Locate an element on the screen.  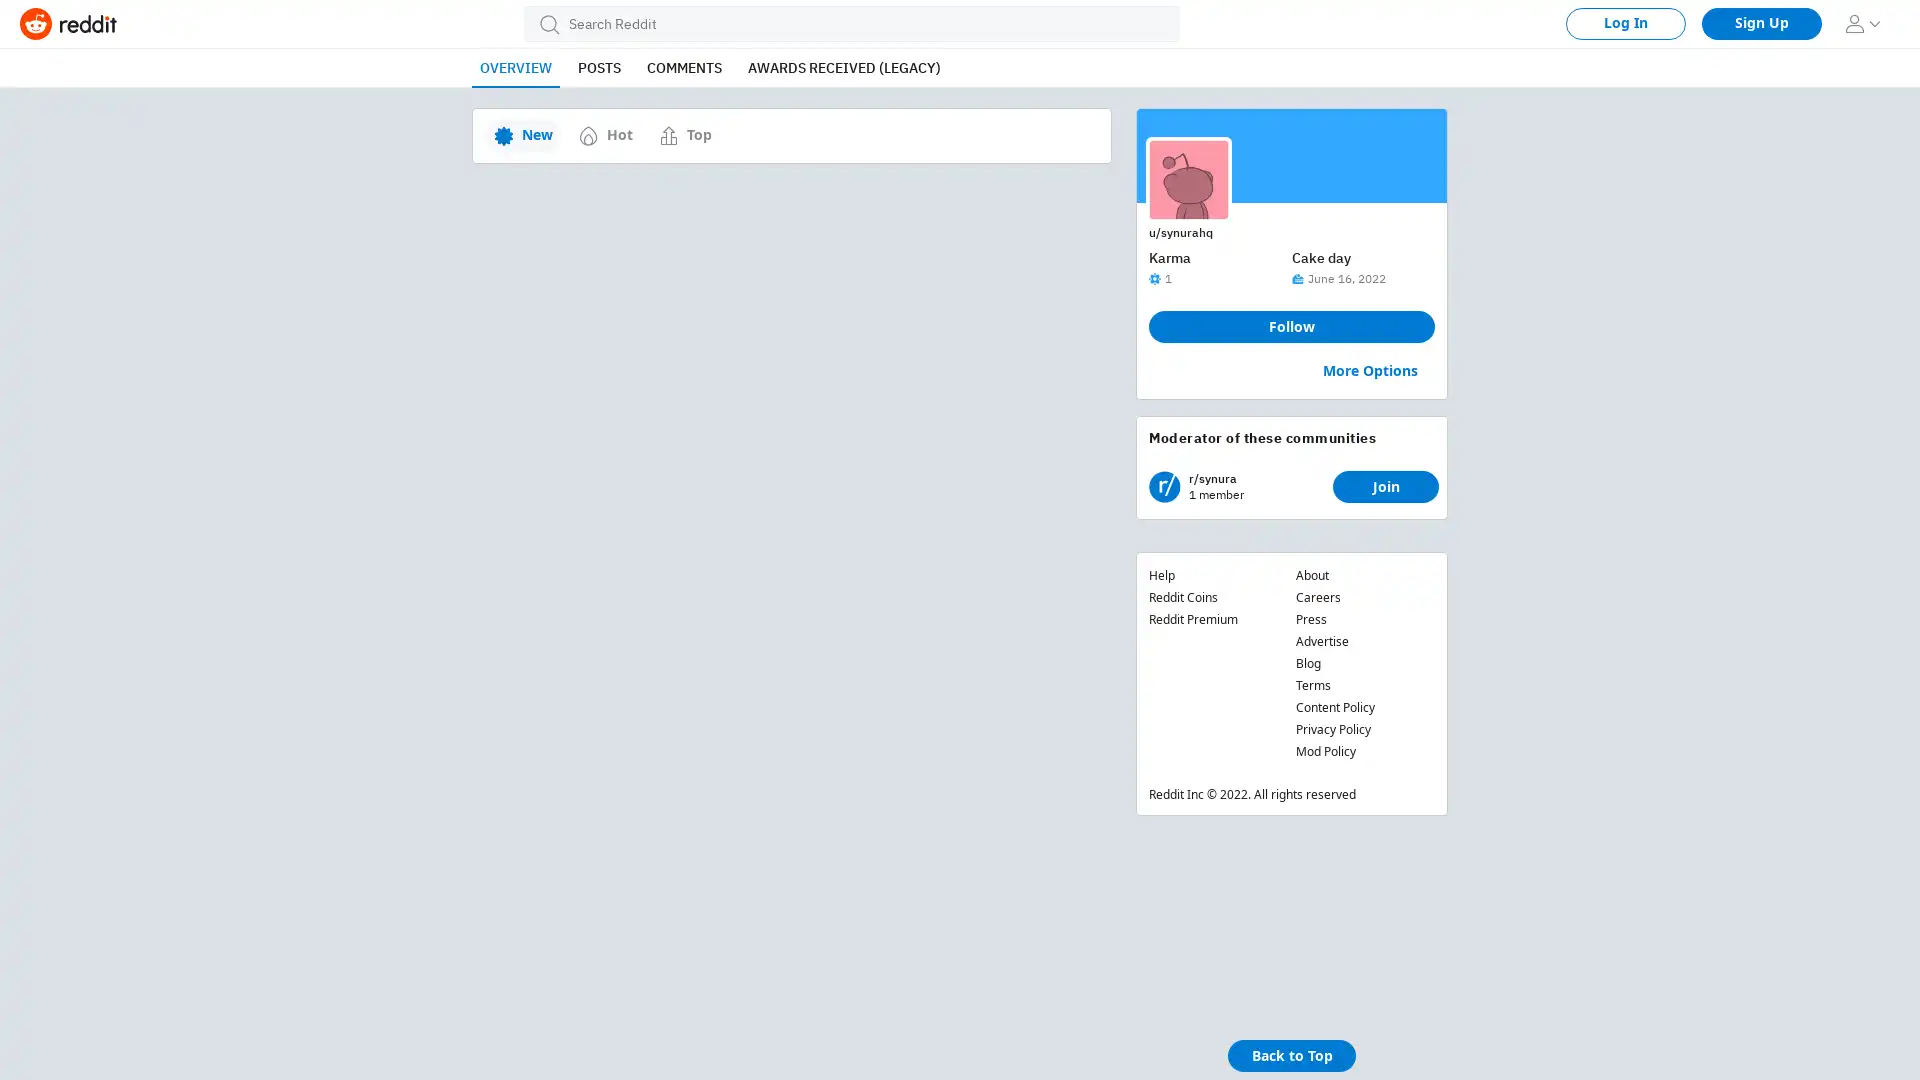
Share is located at coordinates (672, 293).